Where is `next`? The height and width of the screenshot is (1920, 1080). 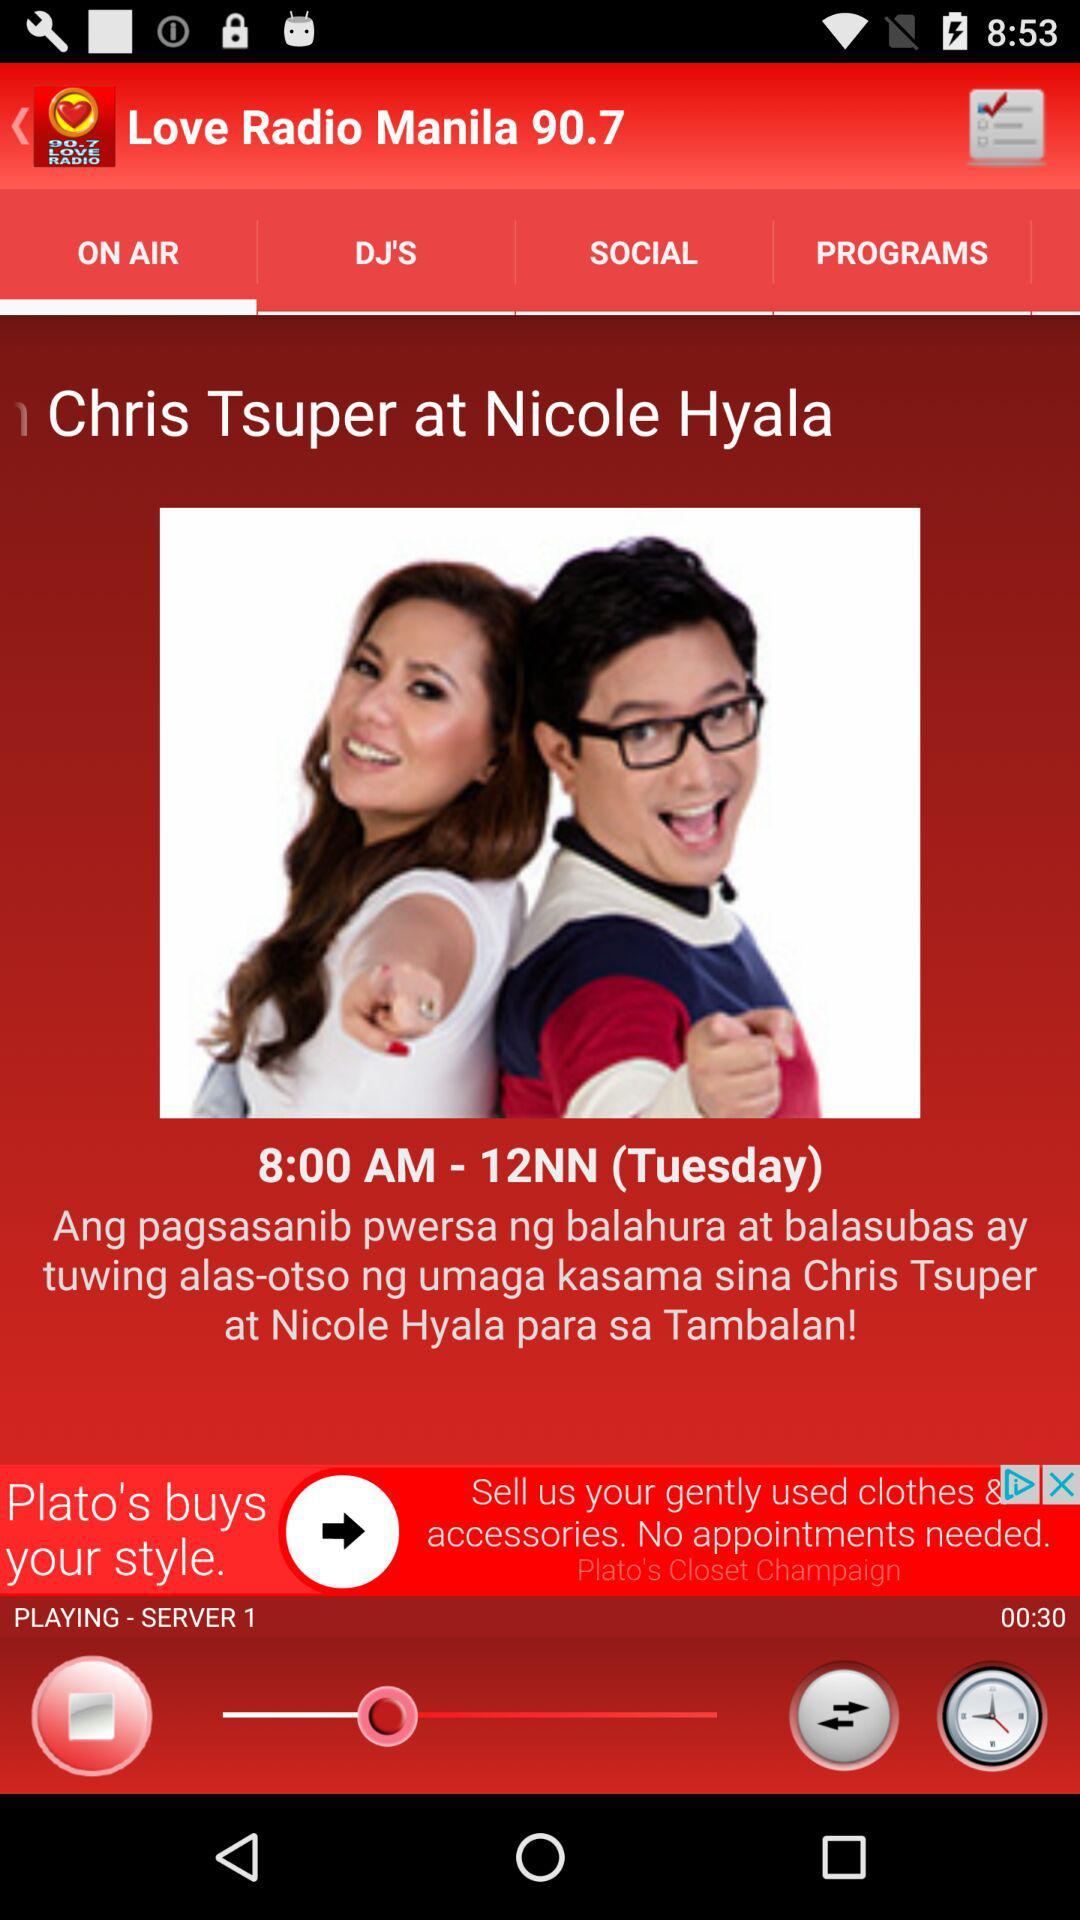 next is located at coordinates (540, 1529).